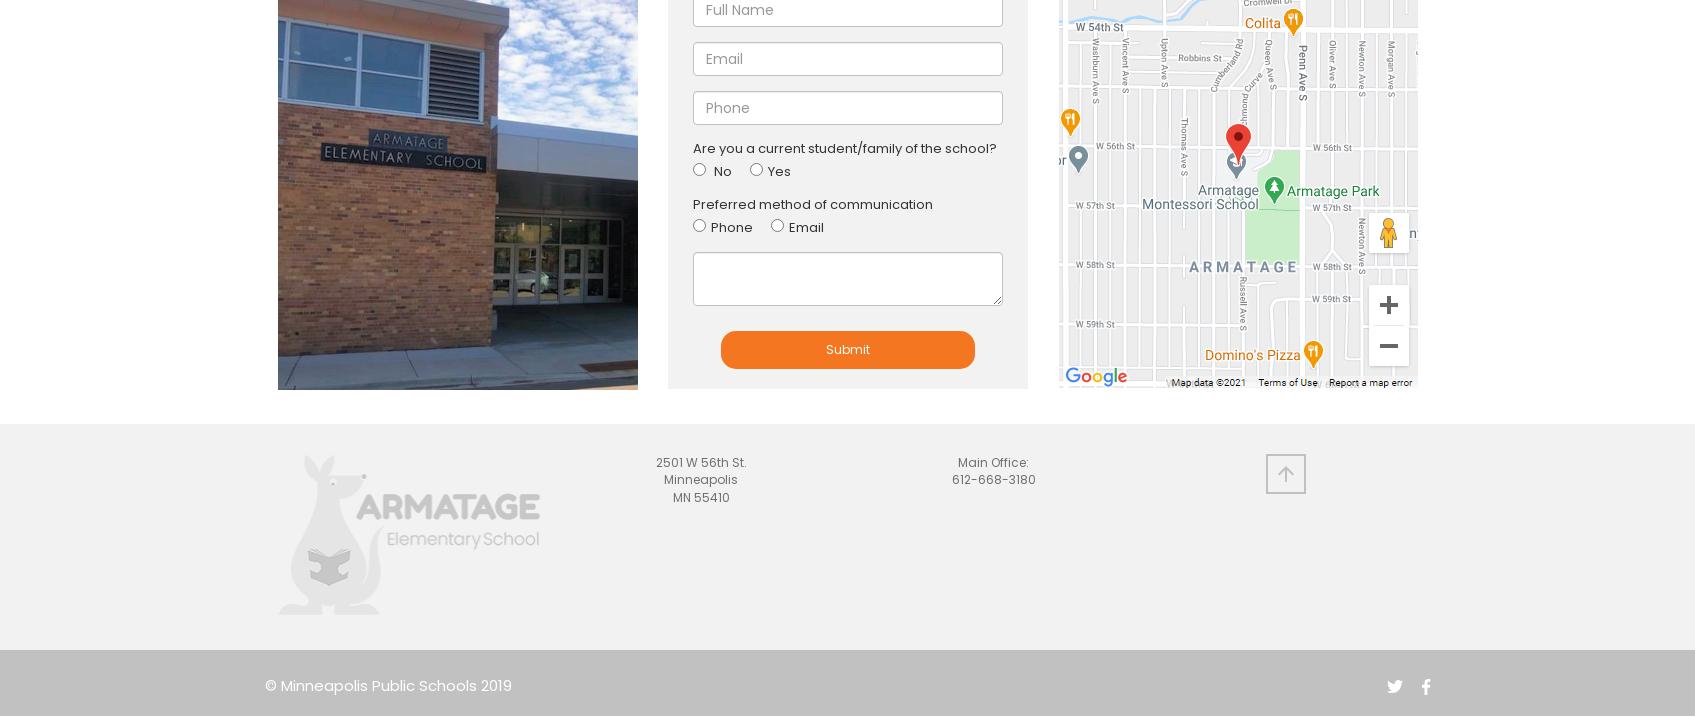  Describe the element at coordinates (846, 348) in the screenshot. I see `'Submit'` at that location.